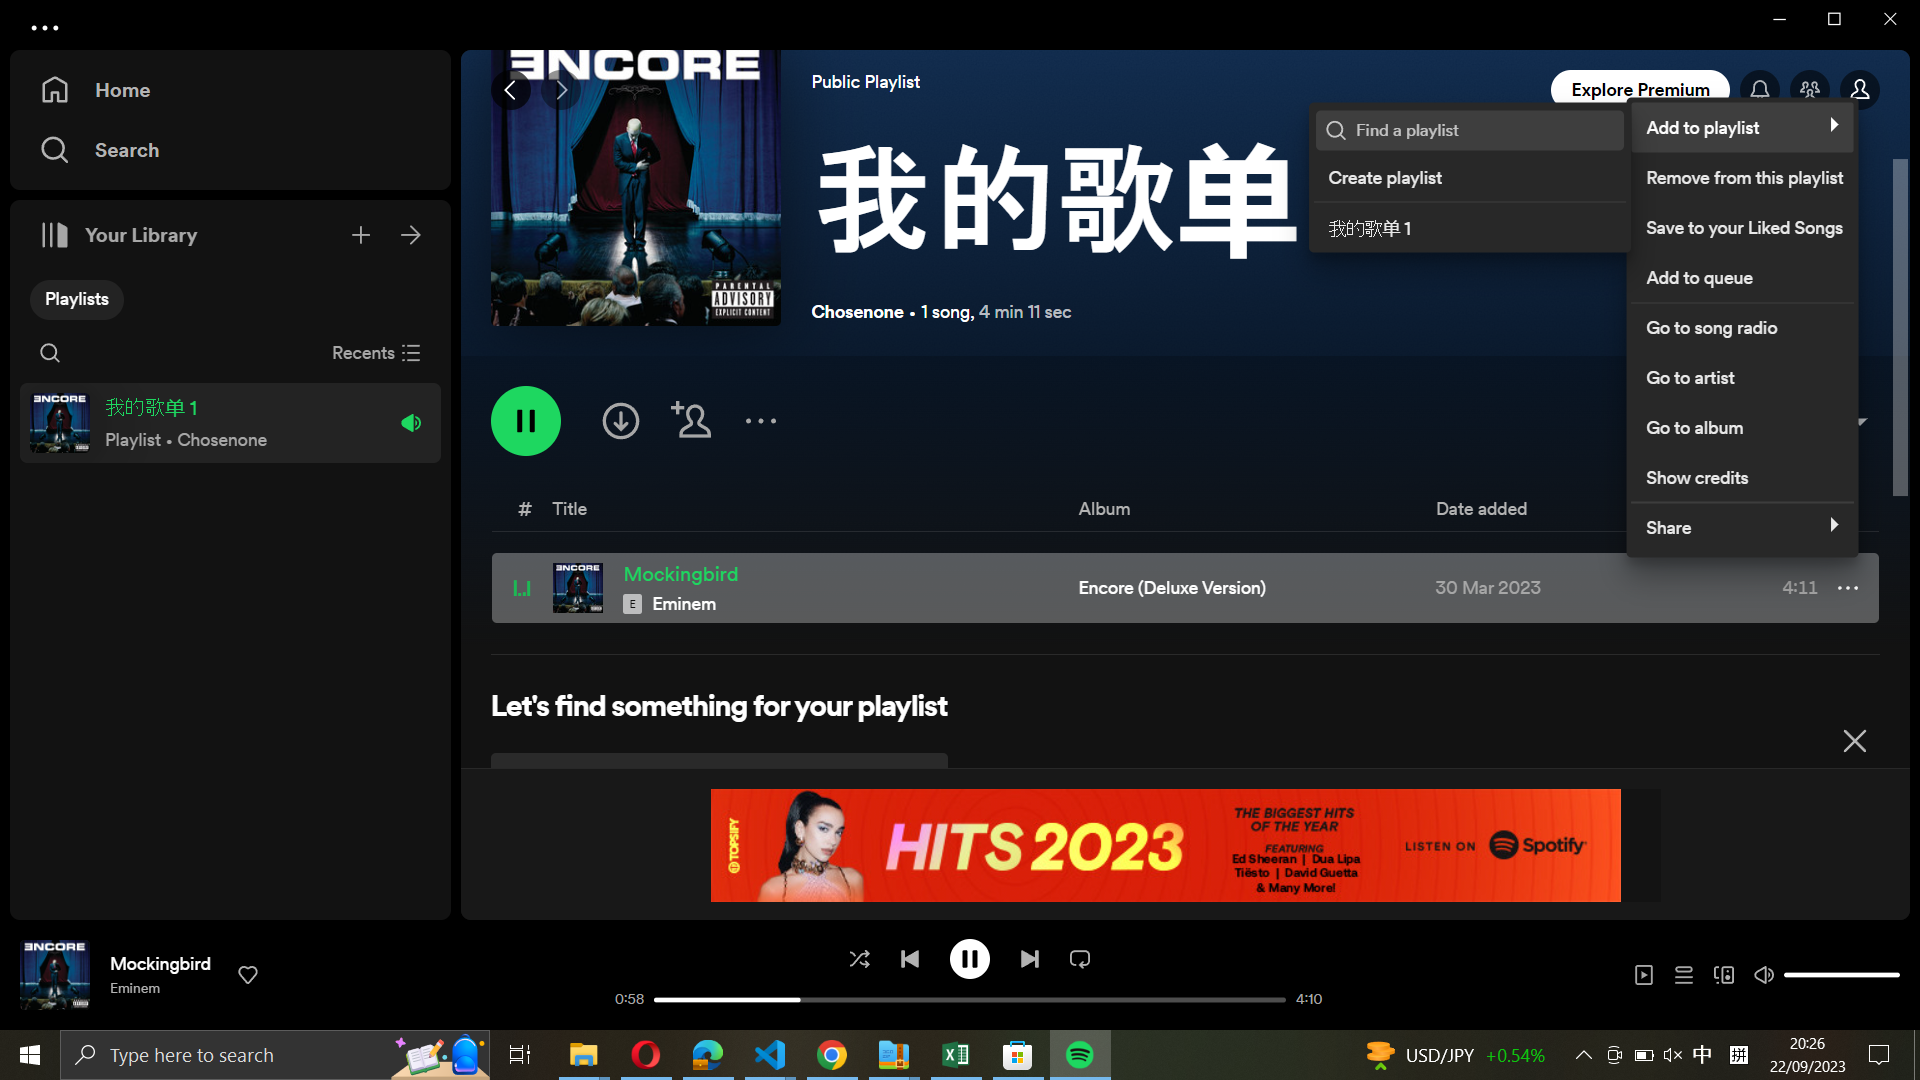  What do you see at coordinates (1079, 956) in the screenshot?
I see `Activate the song looping feature` at bounding box center [1079, 956].